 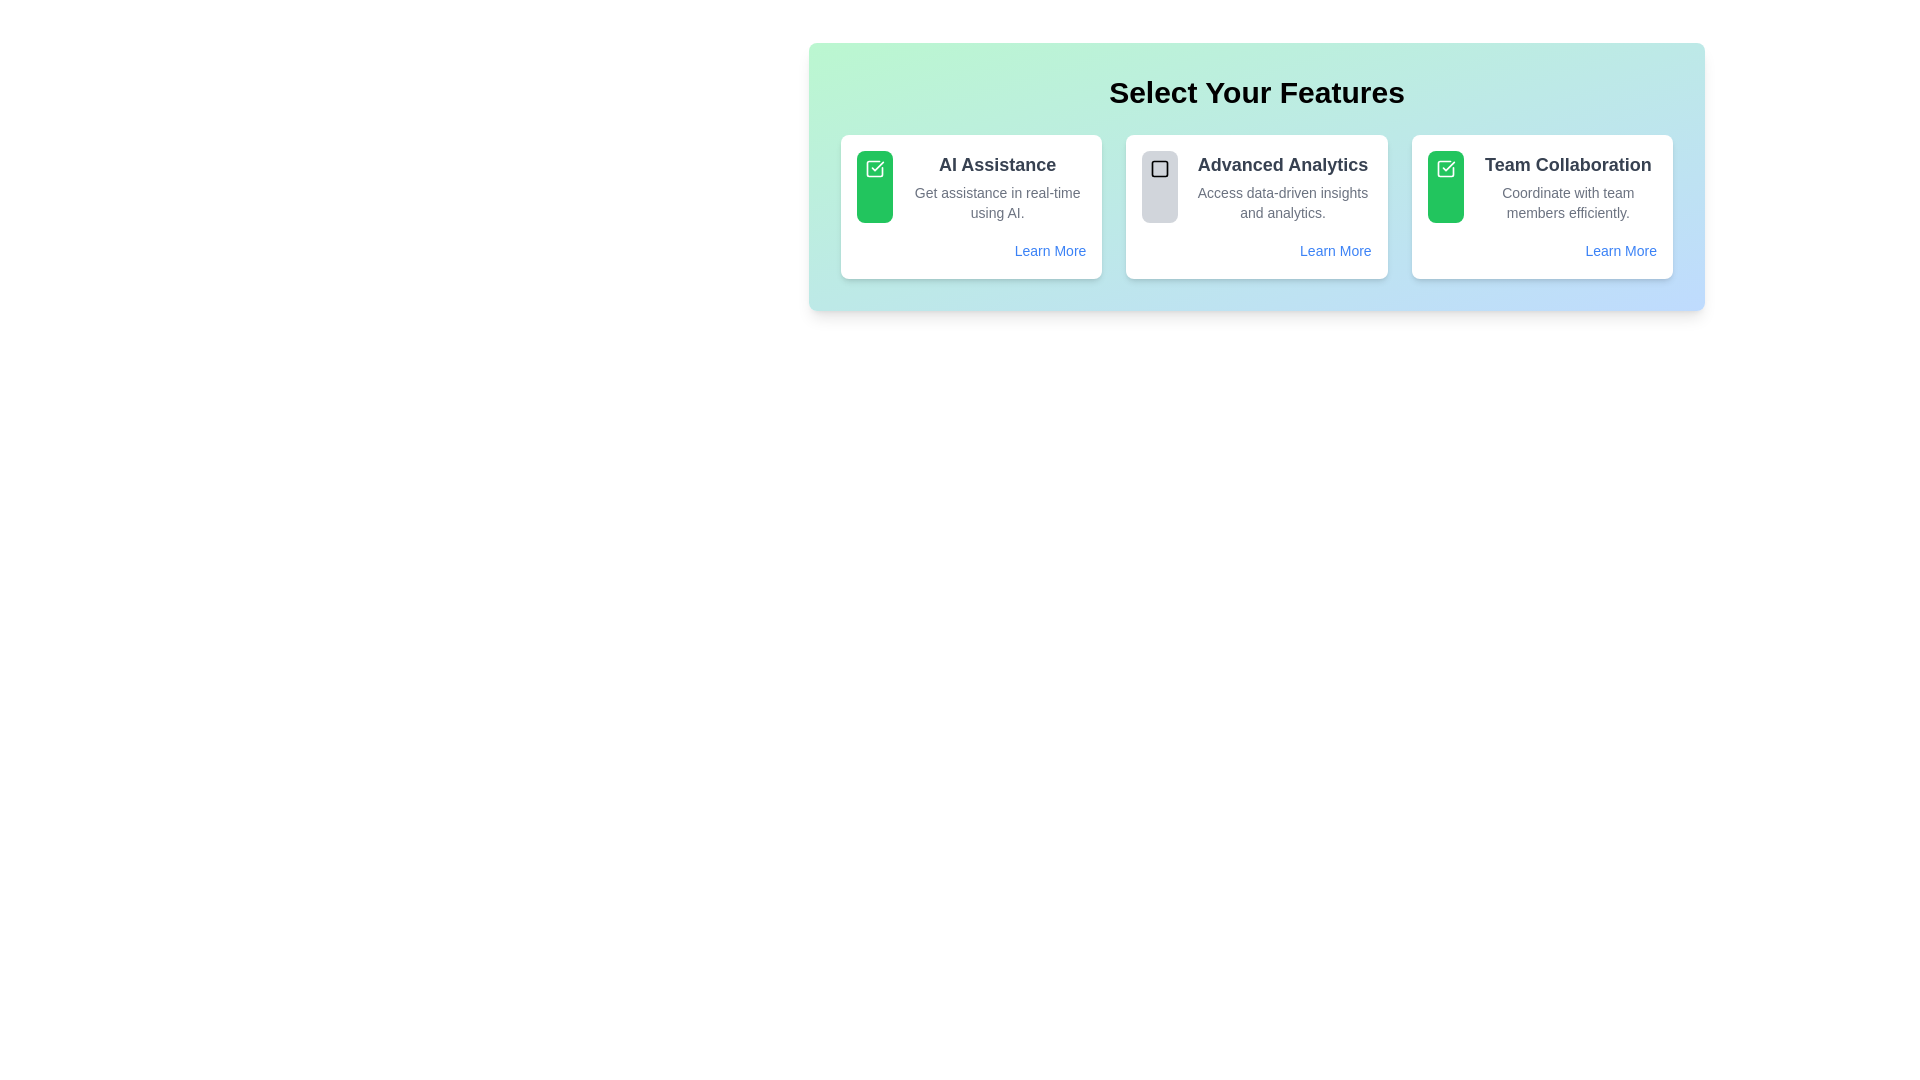 What do you see at coordinates (874, 168) in the screenshot?
I see `the Checkbox style icon within the green rectangular icon on the leftmost card labeled 'AI Assistance'` at bounding box center [874, 168].